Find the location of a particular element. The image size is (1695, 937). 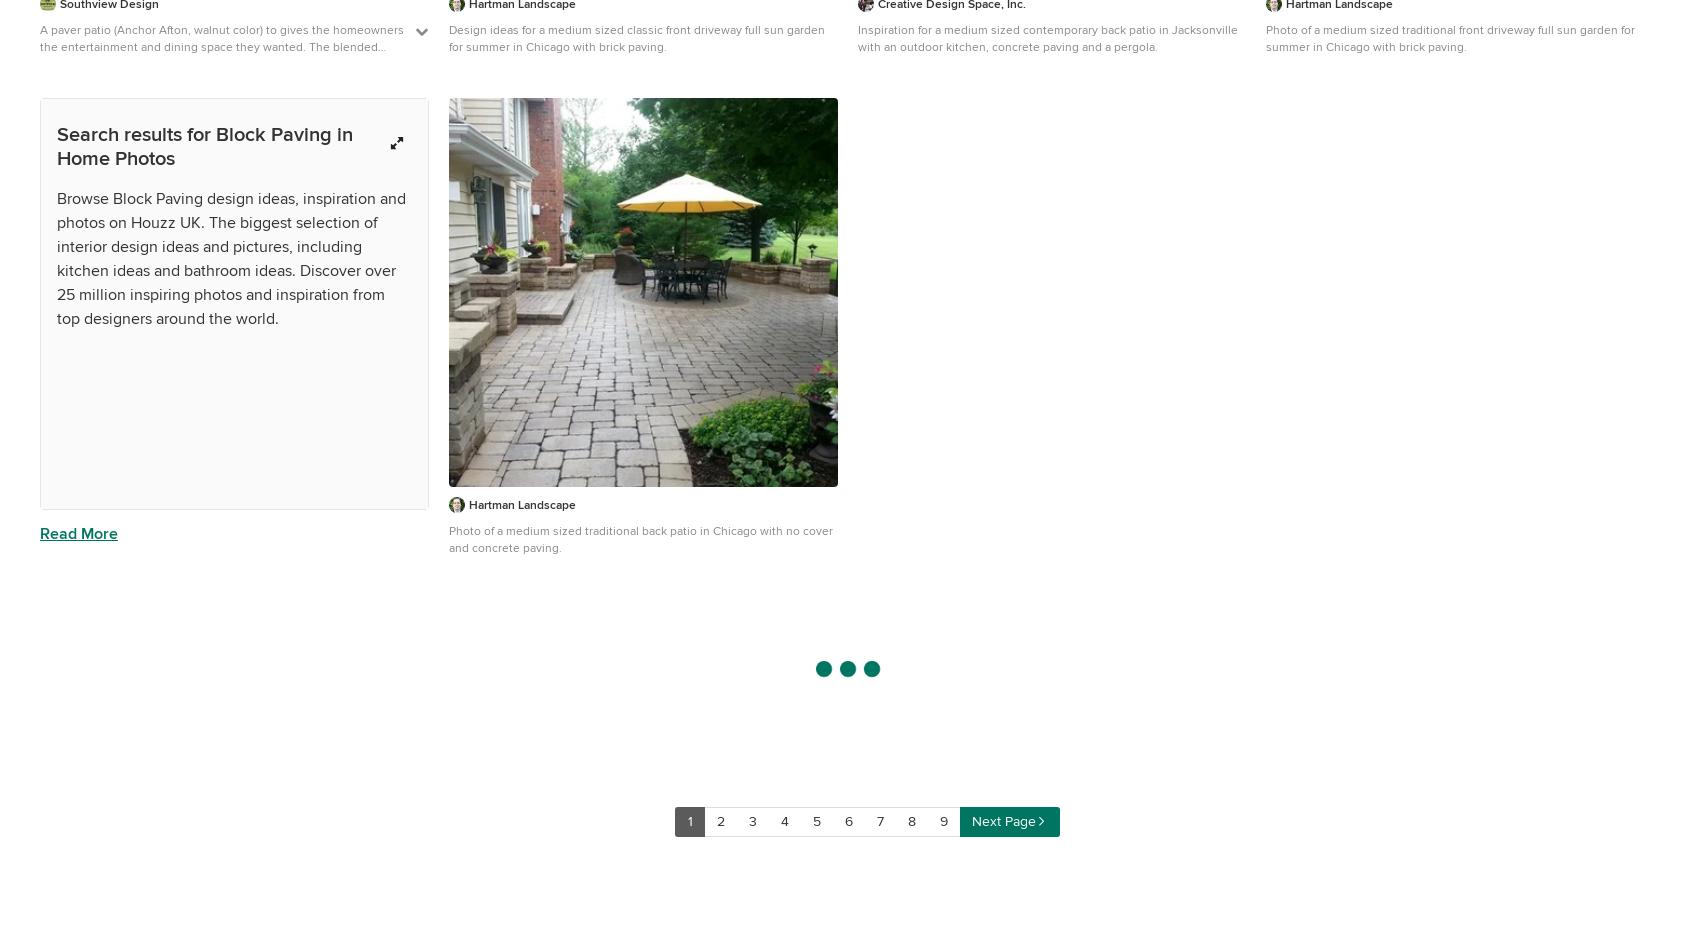

'Search results for Block Paving in Home Photos' is located at coordinates (203, 144).